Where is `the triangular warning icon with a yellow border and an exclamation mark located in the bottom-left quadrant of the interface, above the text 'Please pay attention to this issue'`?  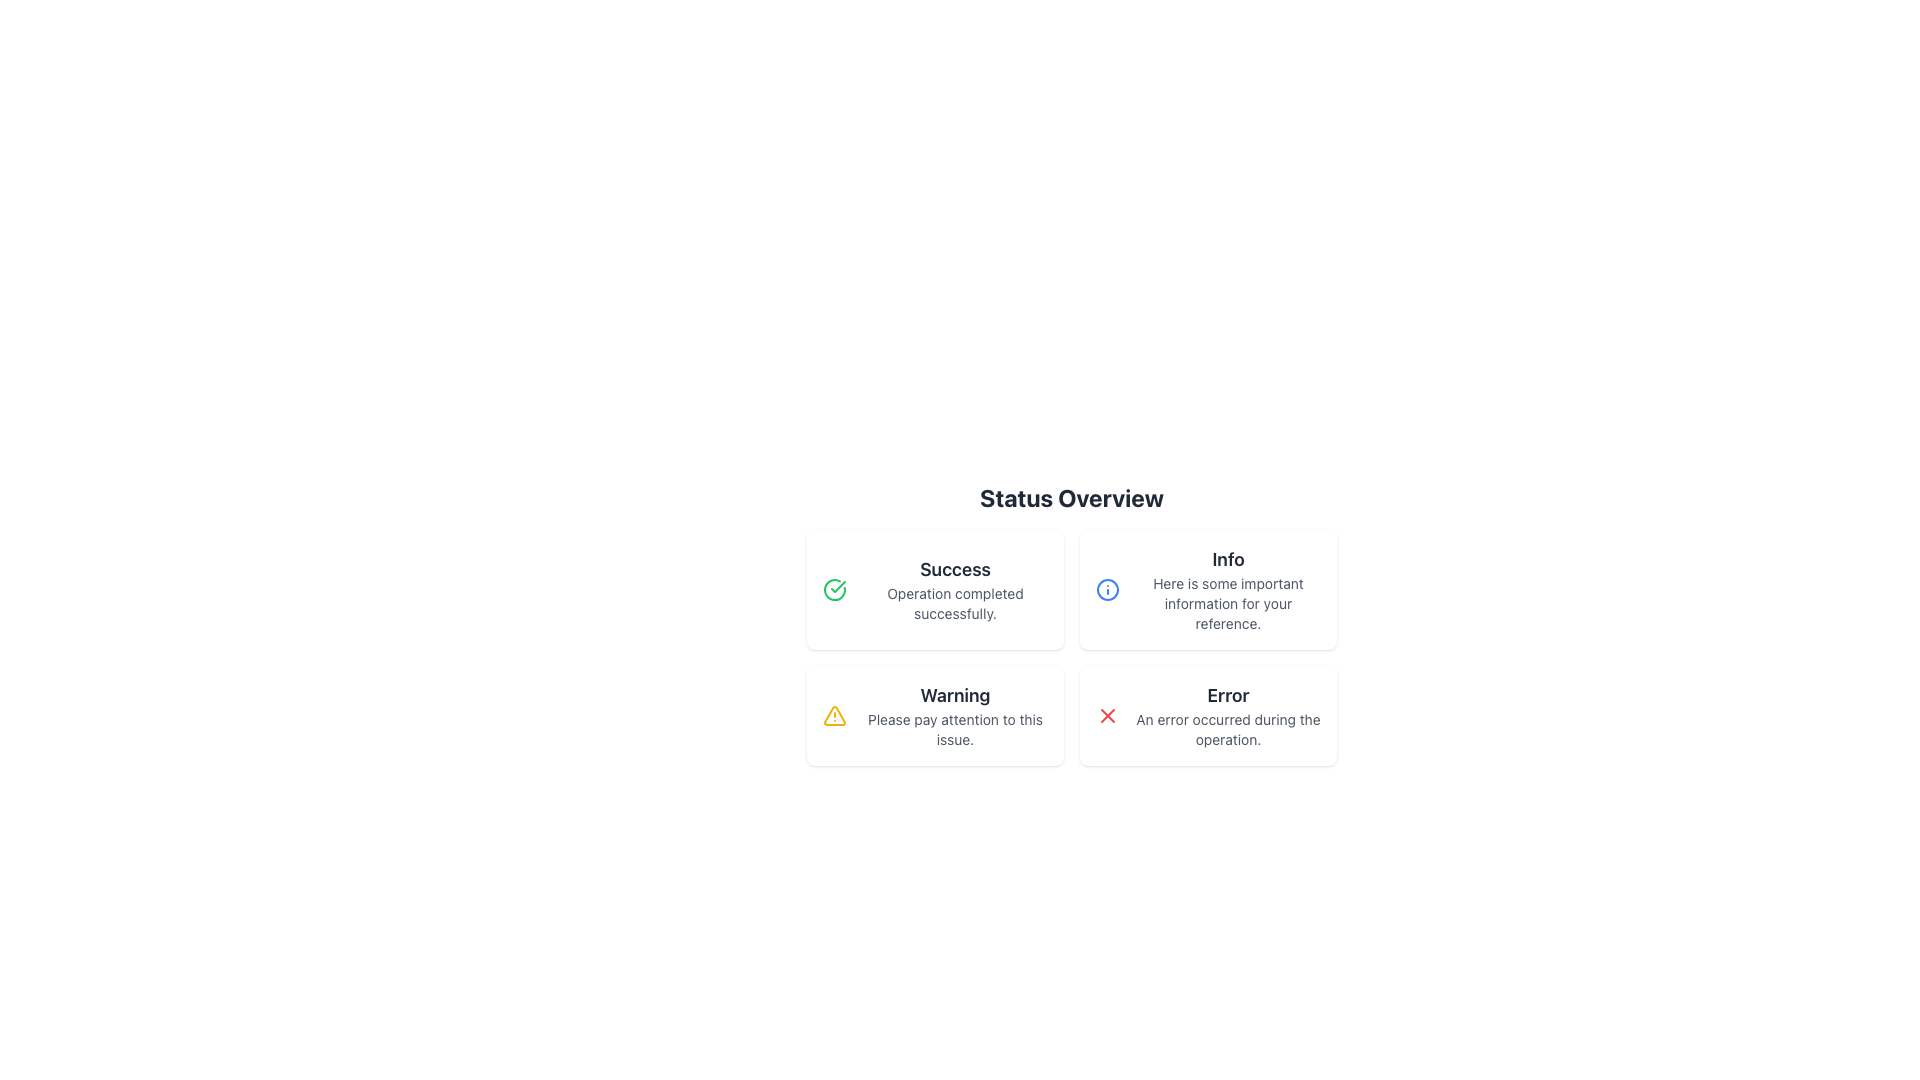 the triangular warning icon with a yellow border and an exclamation mark located in the bottom-left quadrant of the interface, above the text 'Please pay attention to this issue' is located at coordinates (835, 715).